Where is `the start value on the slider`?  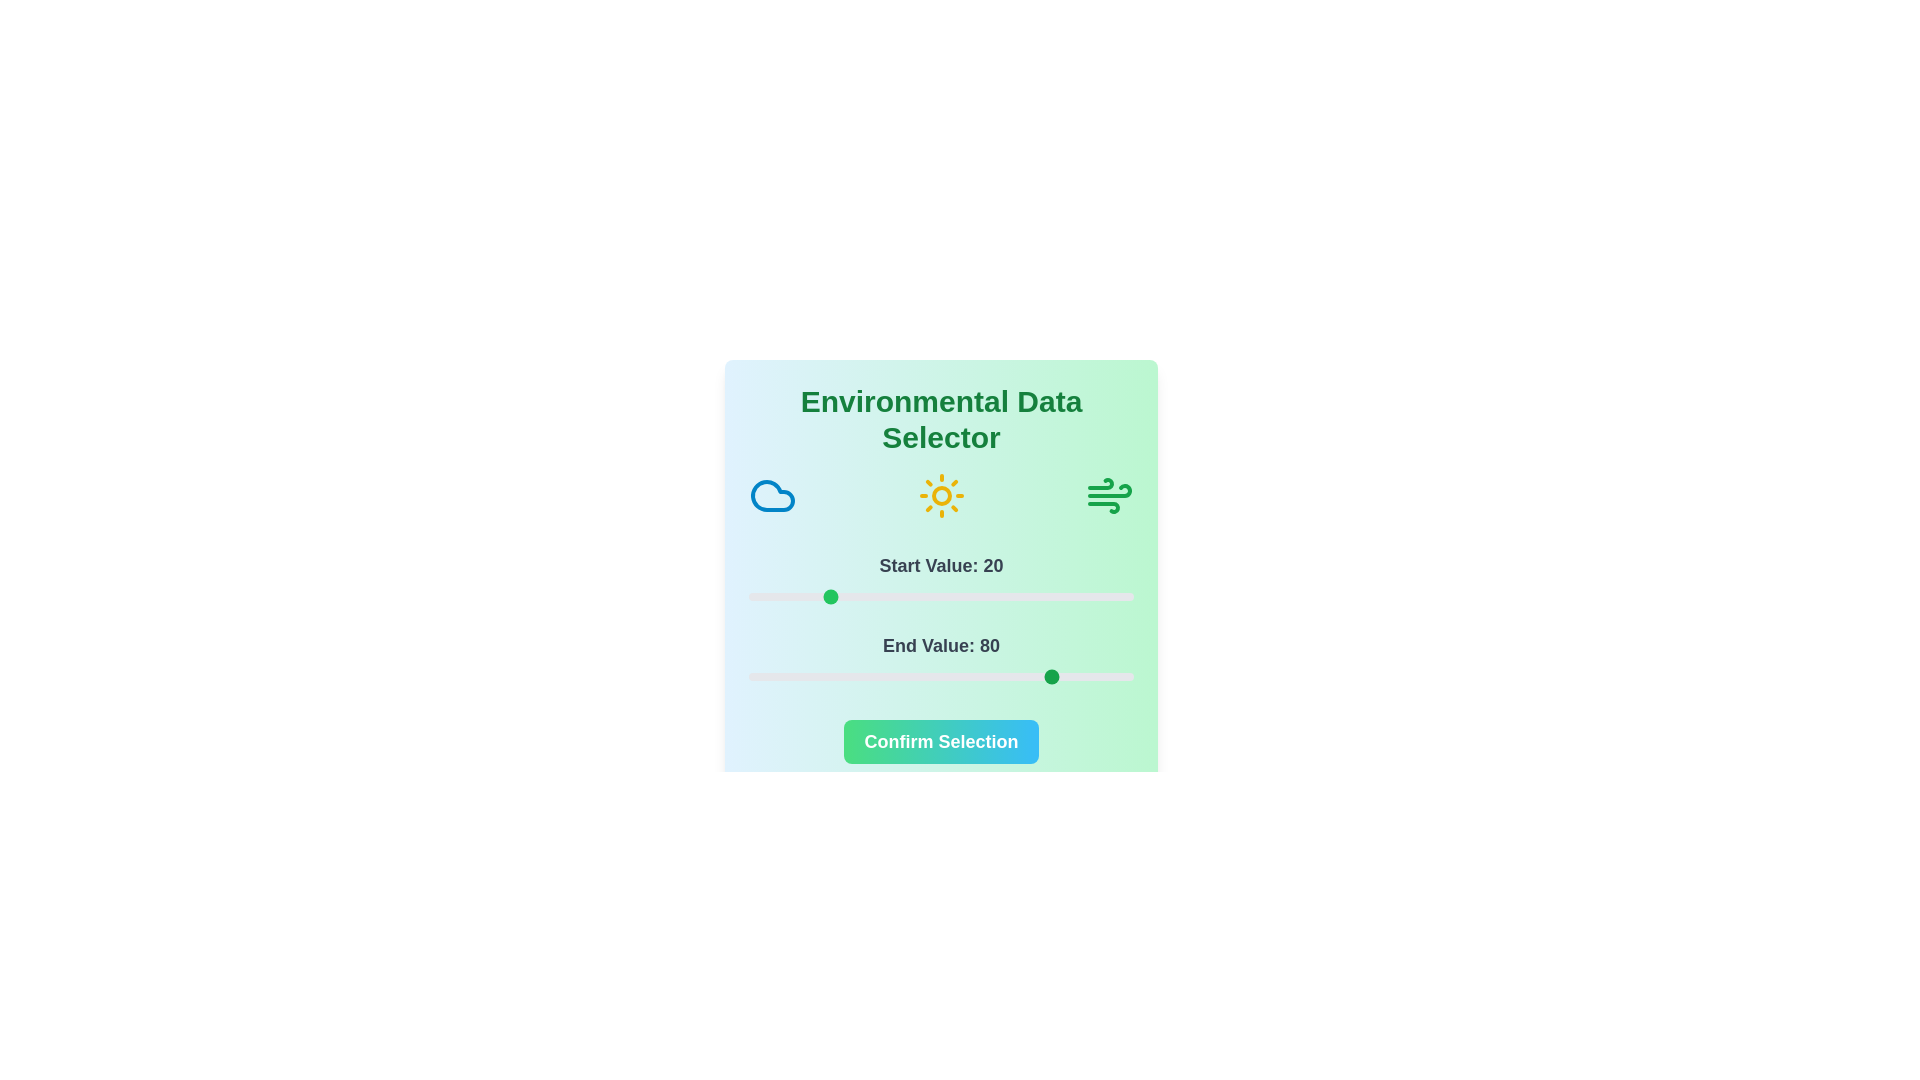
the start value on the slider is located at coordinates (833, 596).